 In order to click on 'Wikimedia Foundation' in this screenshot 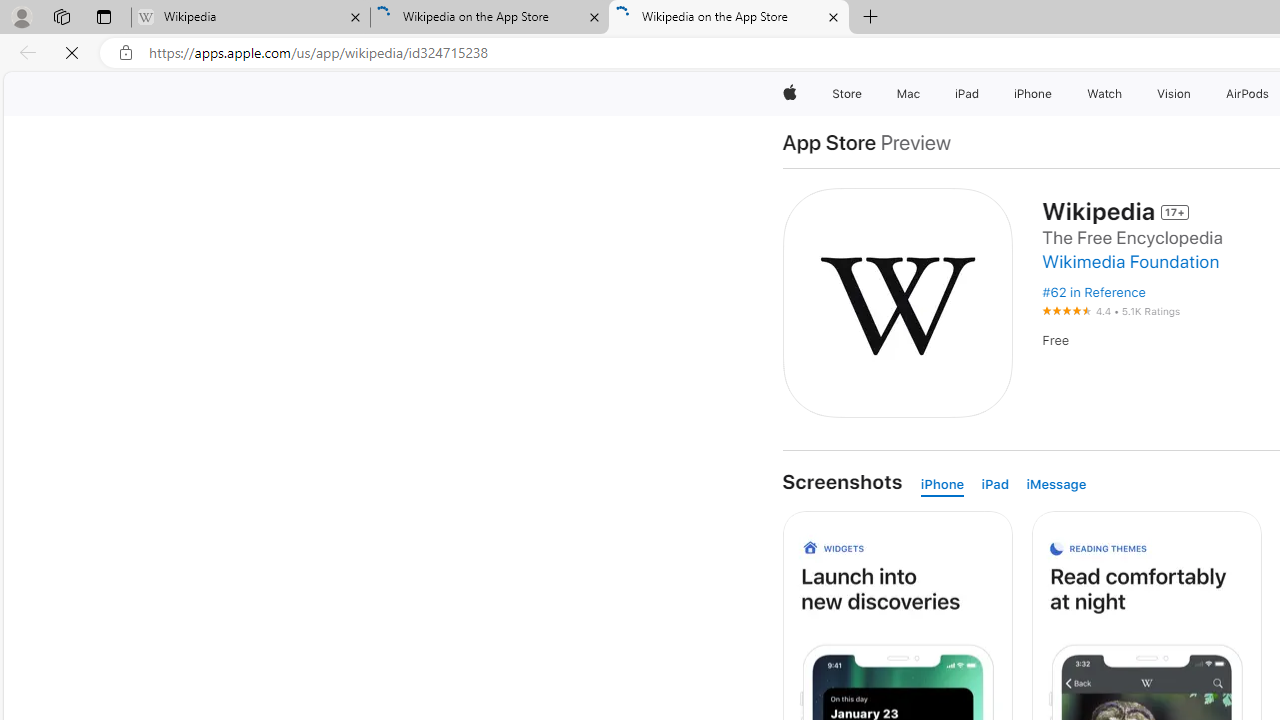, I will do `click(1136, 261)`.